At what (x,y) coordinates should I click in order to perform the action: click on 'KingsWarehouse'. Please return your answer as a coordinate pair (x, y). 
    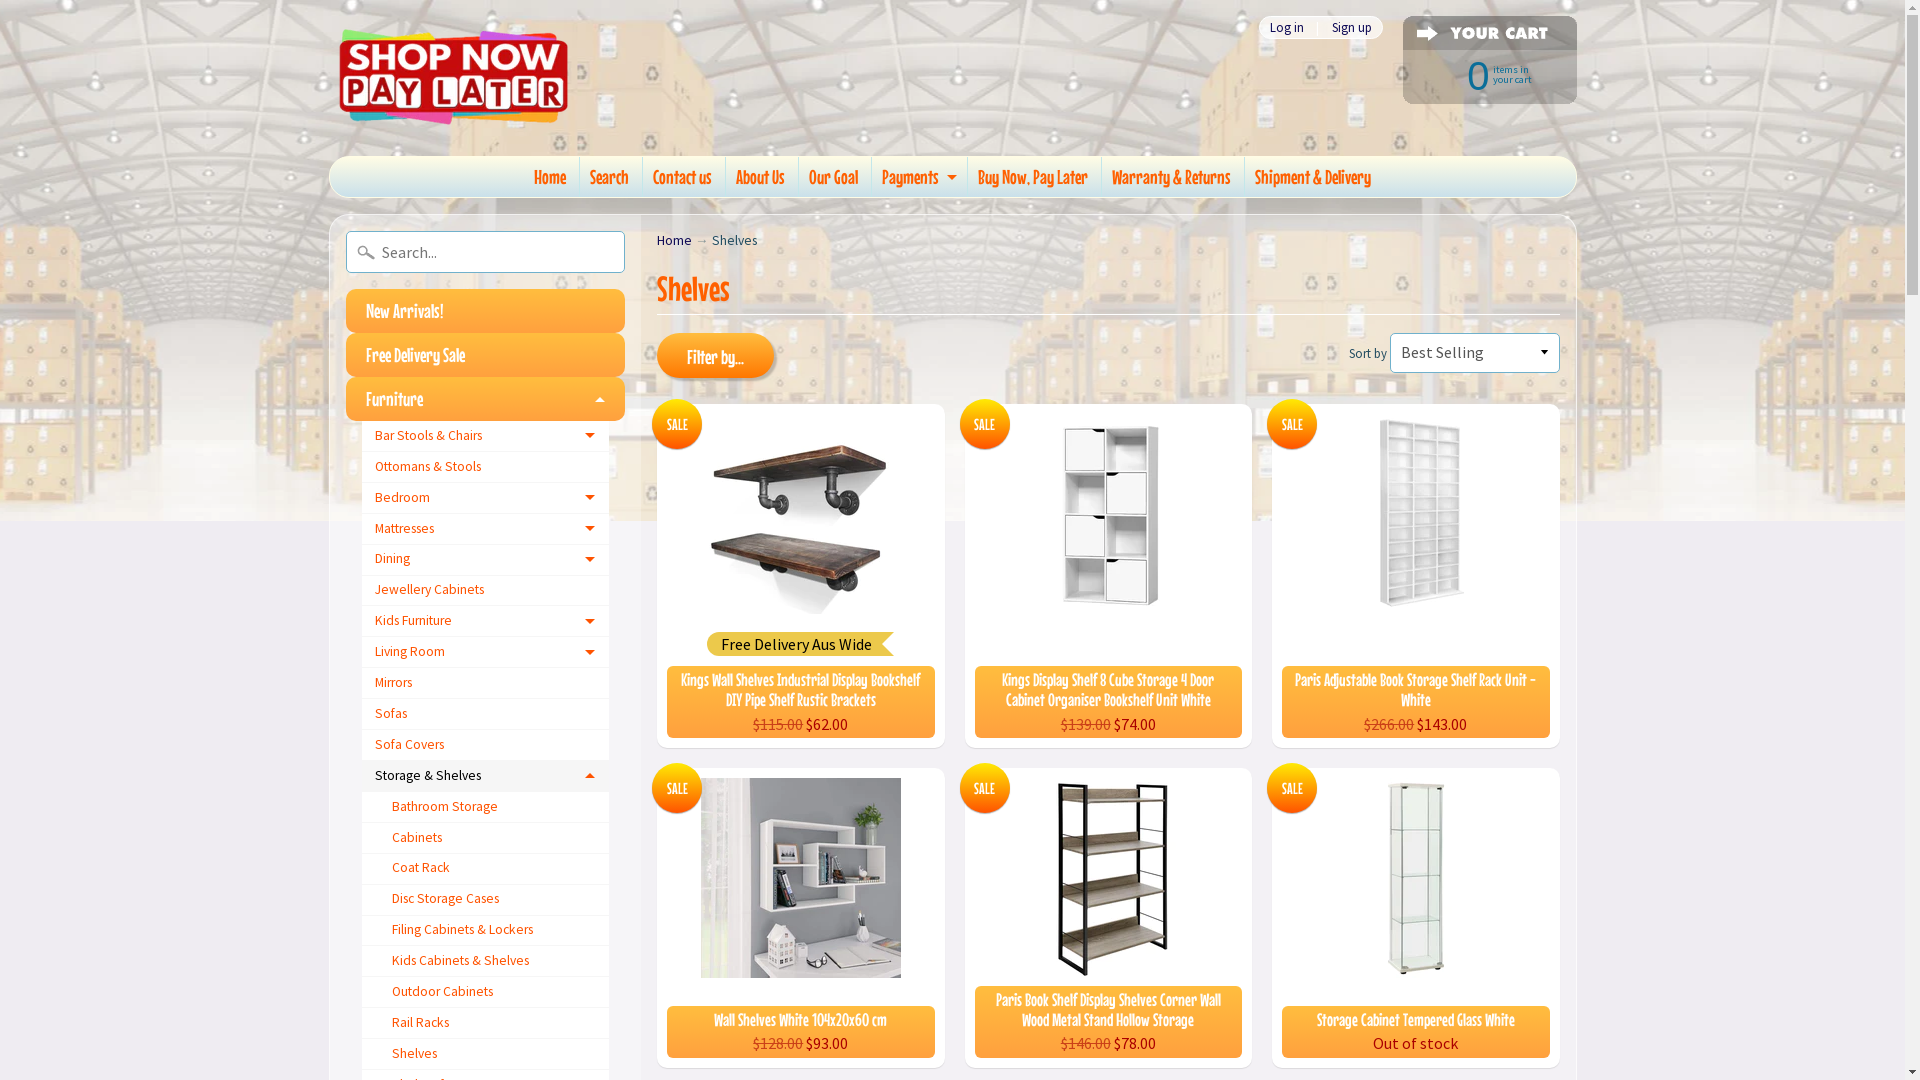
    Looking at the image, I should click on (451, 76).